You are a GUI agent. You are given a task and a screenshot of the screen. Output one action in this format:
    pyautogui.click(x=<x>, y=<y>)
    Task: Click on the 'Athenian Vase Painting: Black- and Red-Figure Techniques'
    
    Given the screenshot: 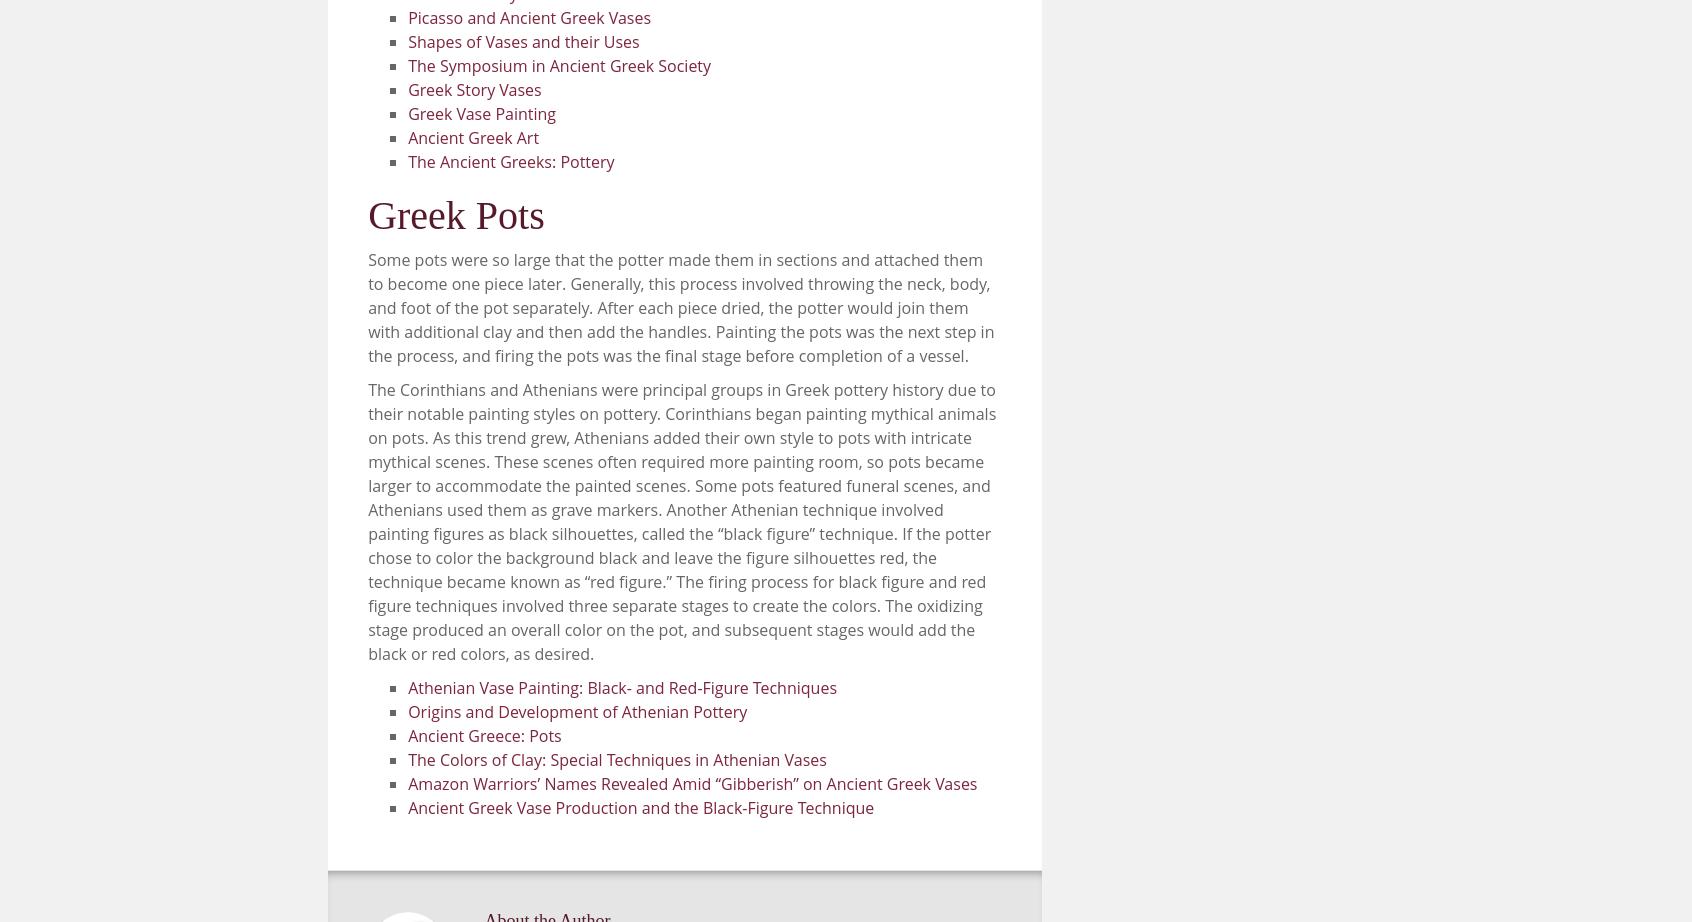 What is the action you would take?
    pyautogui.click(x=621, y=687)
    